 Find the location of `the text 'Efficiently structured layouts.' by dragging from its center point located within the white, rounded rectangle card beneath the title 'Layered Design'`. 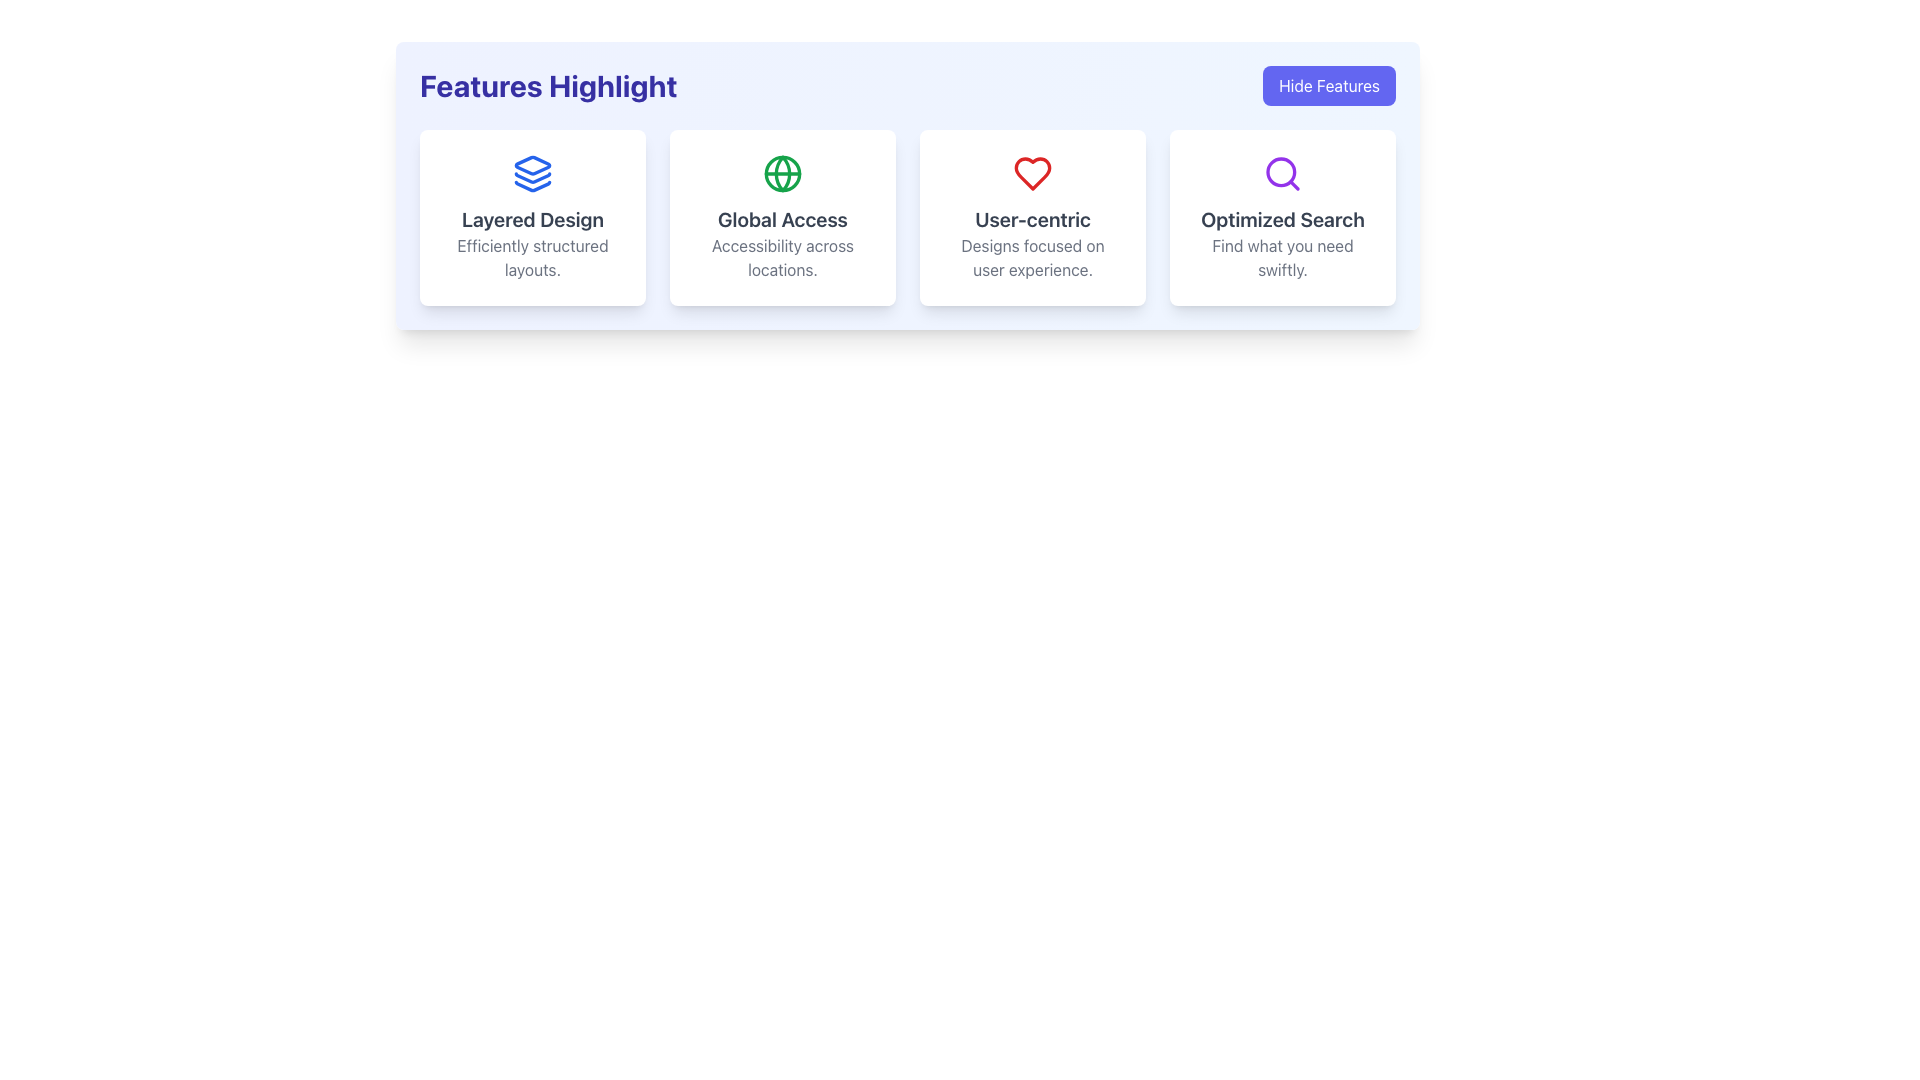

the text 'Efficiently structured layouts.' by dragging from its center point located within the white, rounded rectangle card beneath the title 'Layered Design' is located at coordinates (532, 257).